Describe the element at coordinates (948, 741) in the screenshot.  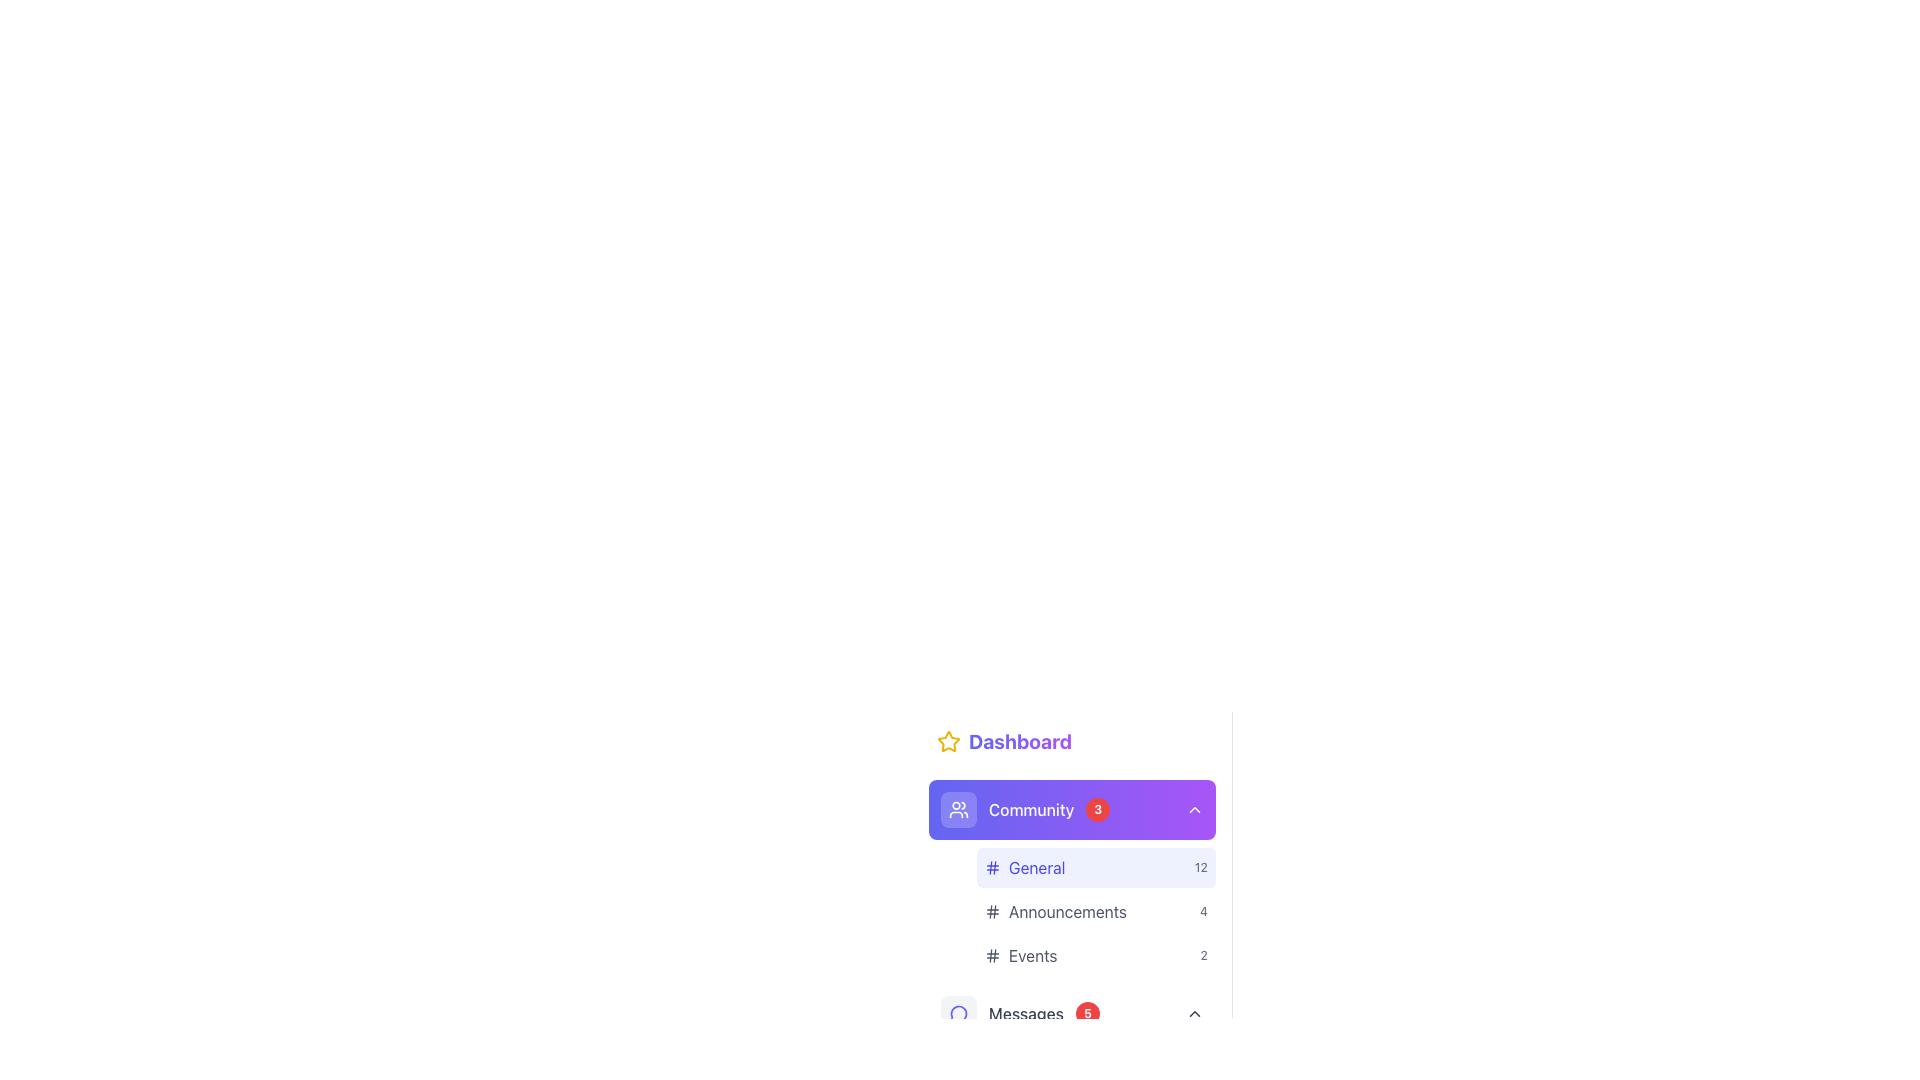
I see `the star icon with a yellow outline located to the left of the 'Dashboard' text in the upper section of the sidebar` at that location.